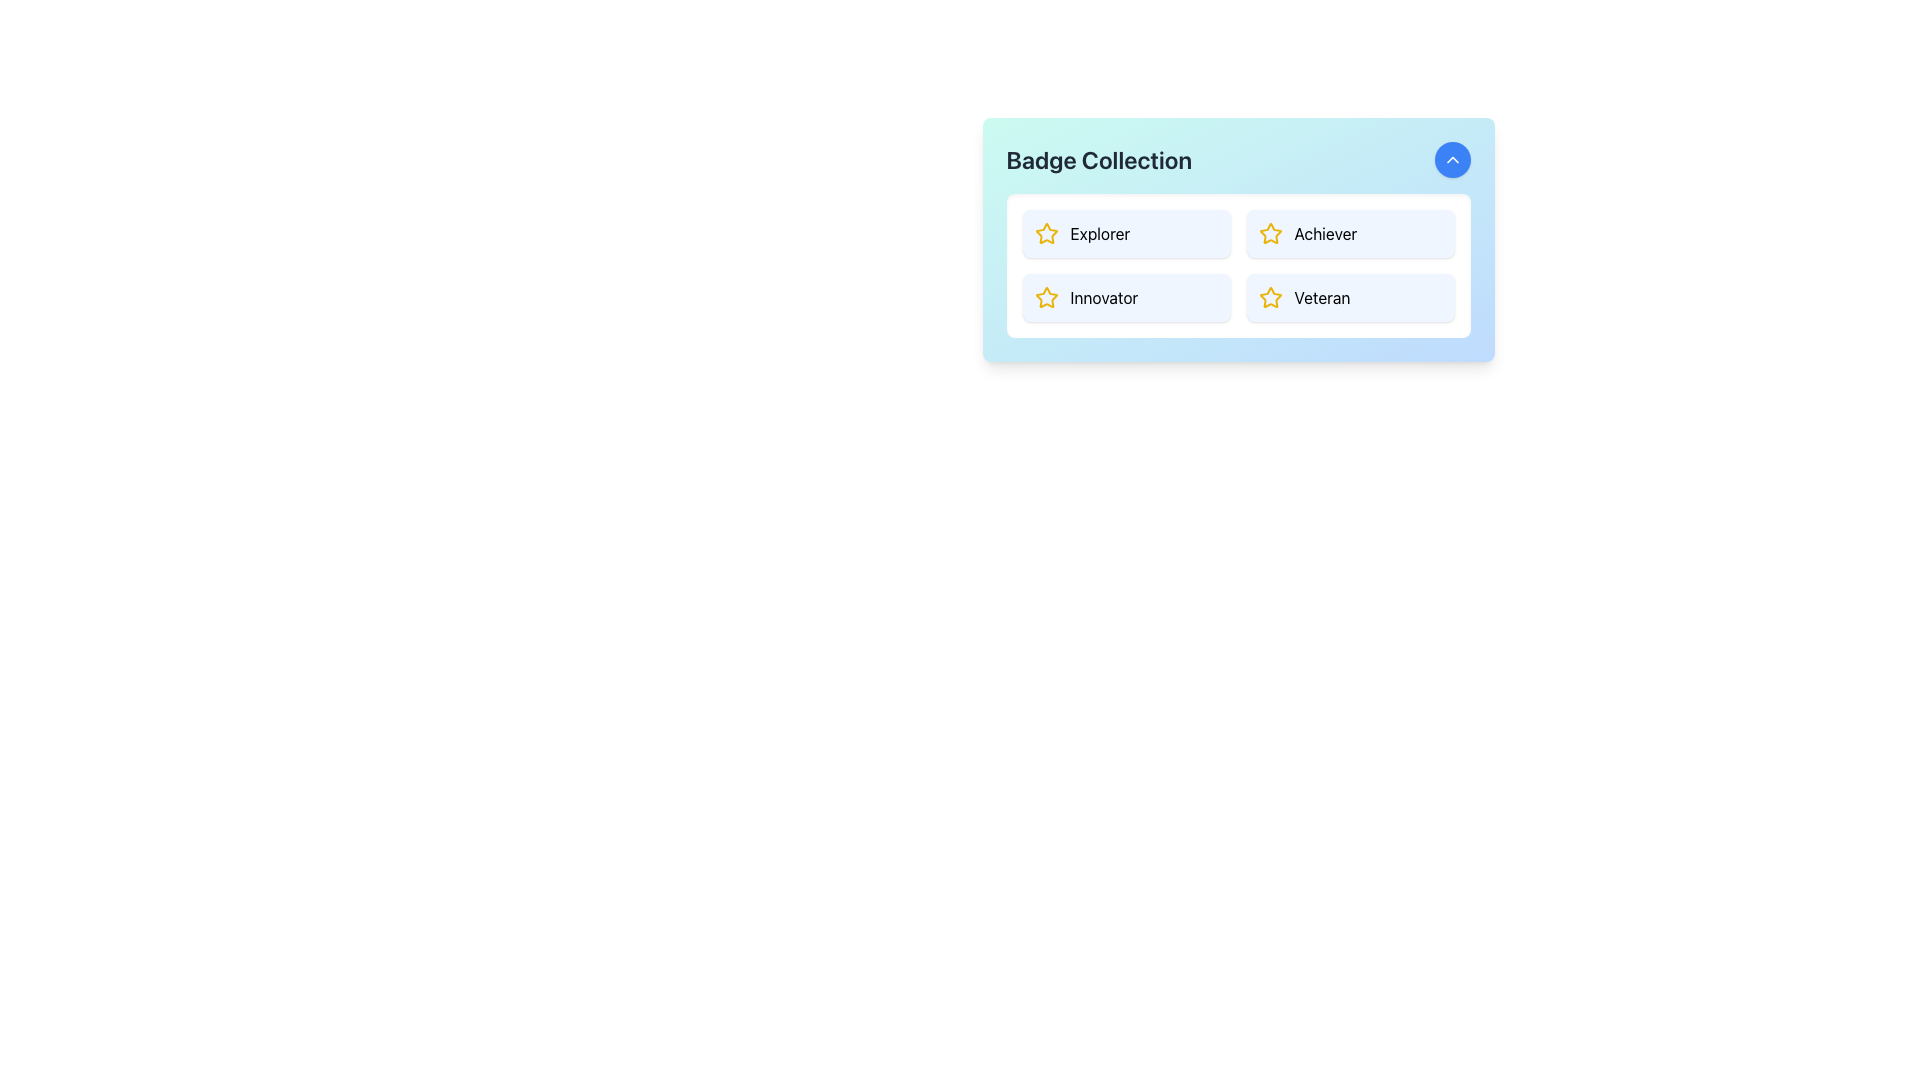 The image size is (1920, 1080). What do you see at coordinates (1103, 297) in the screenshot?
I see `the 'Innovator' badge label in the Badge Collection section, which is the first item in the second row of a two-column grid` at bounding box center [1103, 297].